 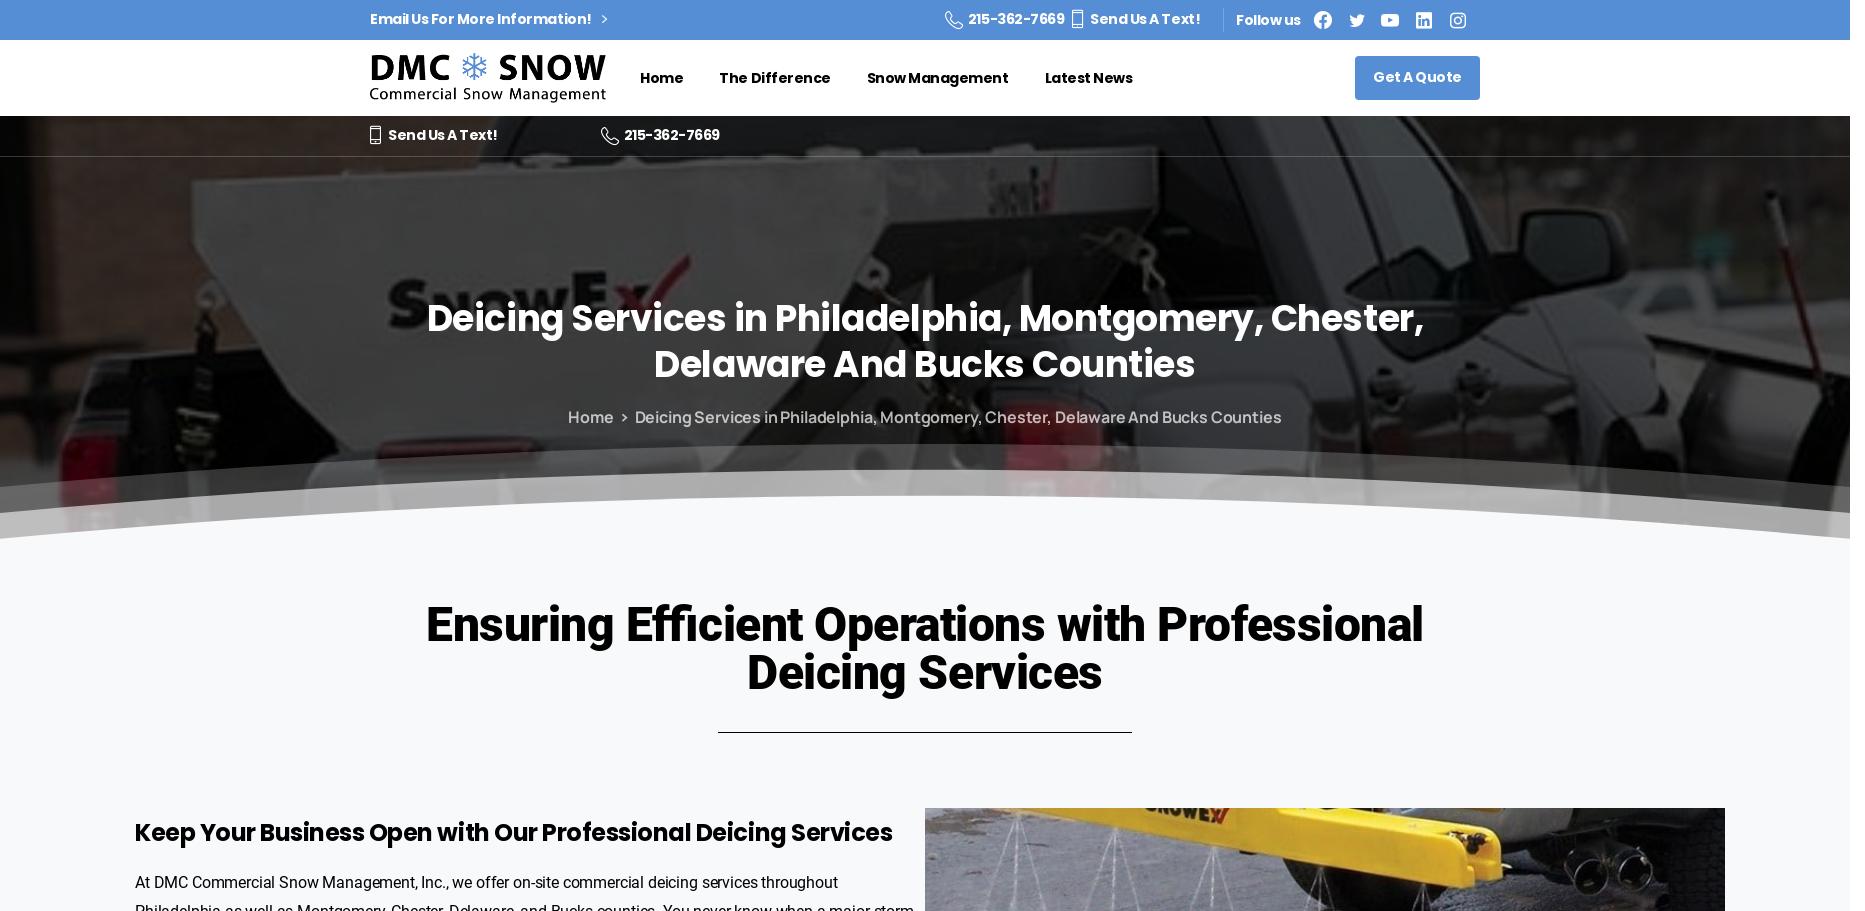 I want to click on 'in', so click(x=749, y=317).